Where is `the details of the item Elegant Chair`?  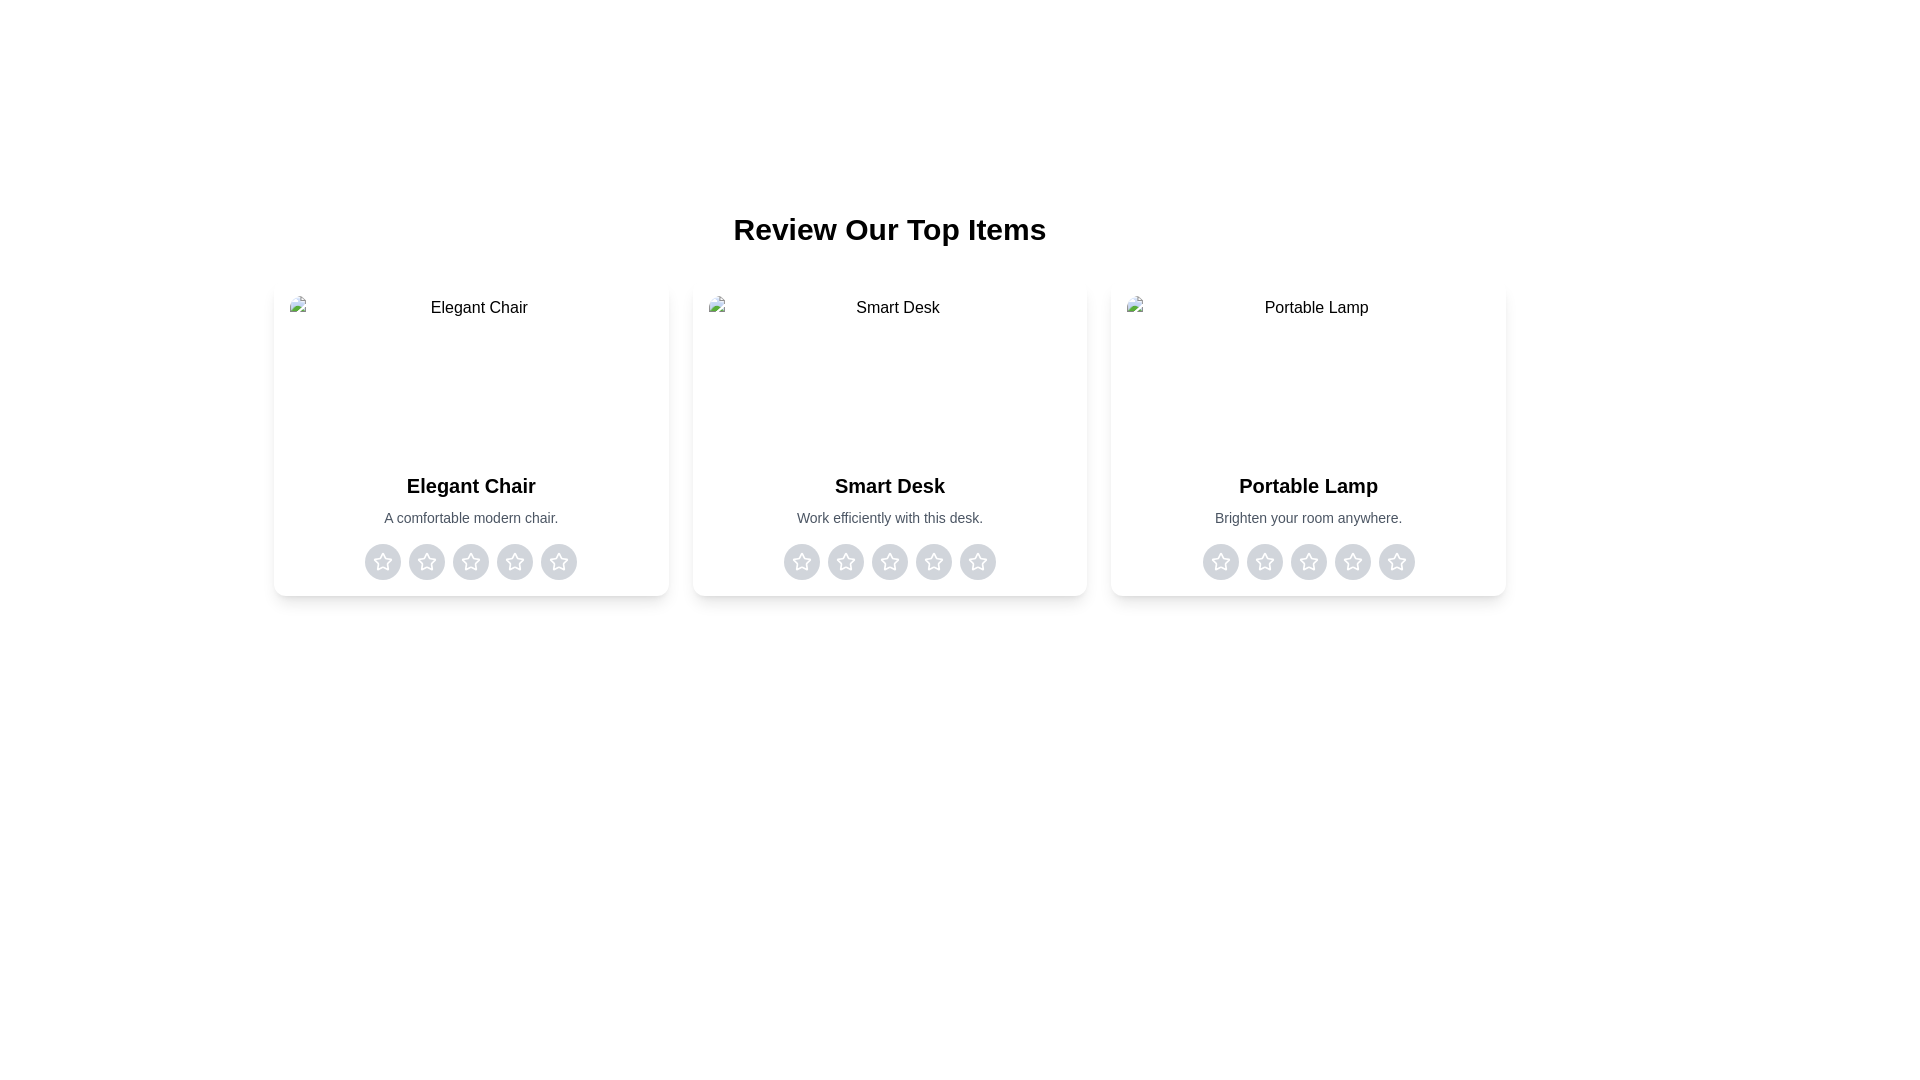
the details of the item Elegant Chair is located at coordinates (469, 437).